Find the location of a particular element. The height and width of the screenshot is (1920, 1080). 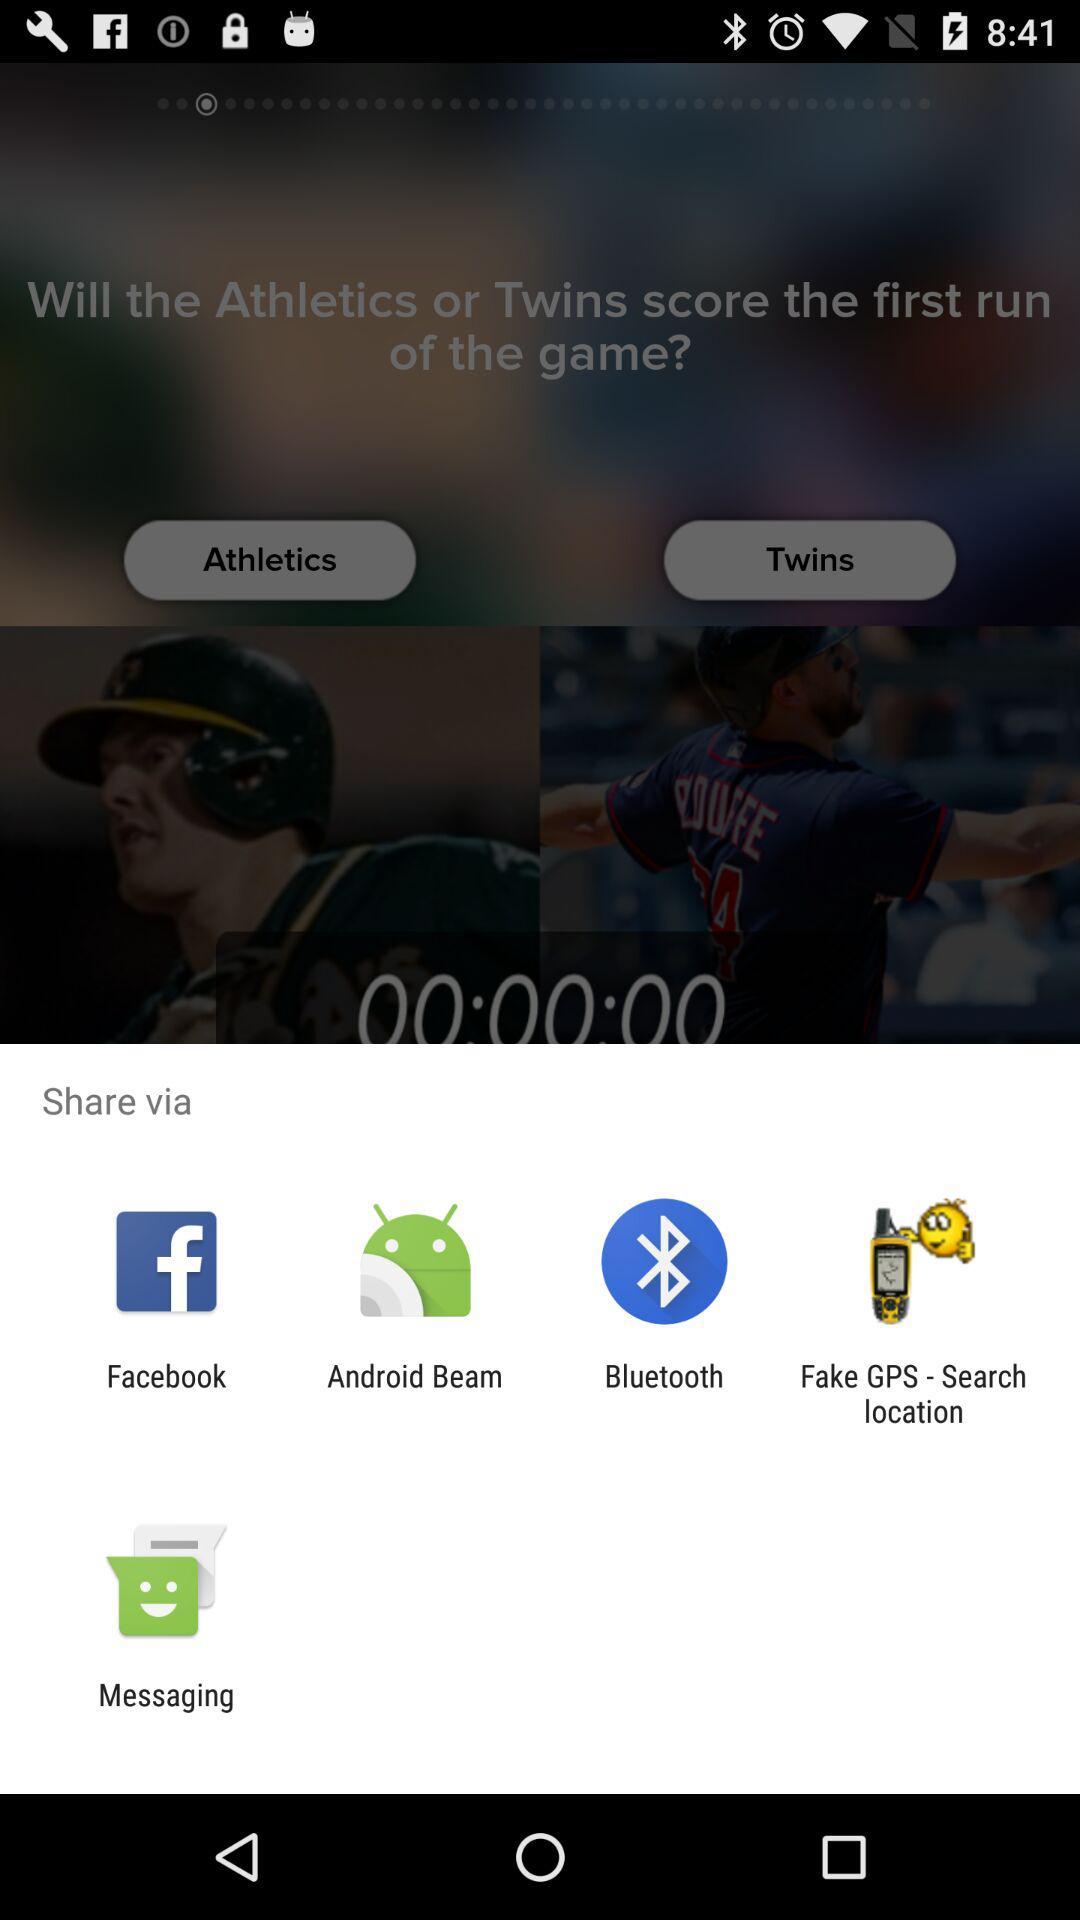

android beam is located at coordinates (414, 1392).